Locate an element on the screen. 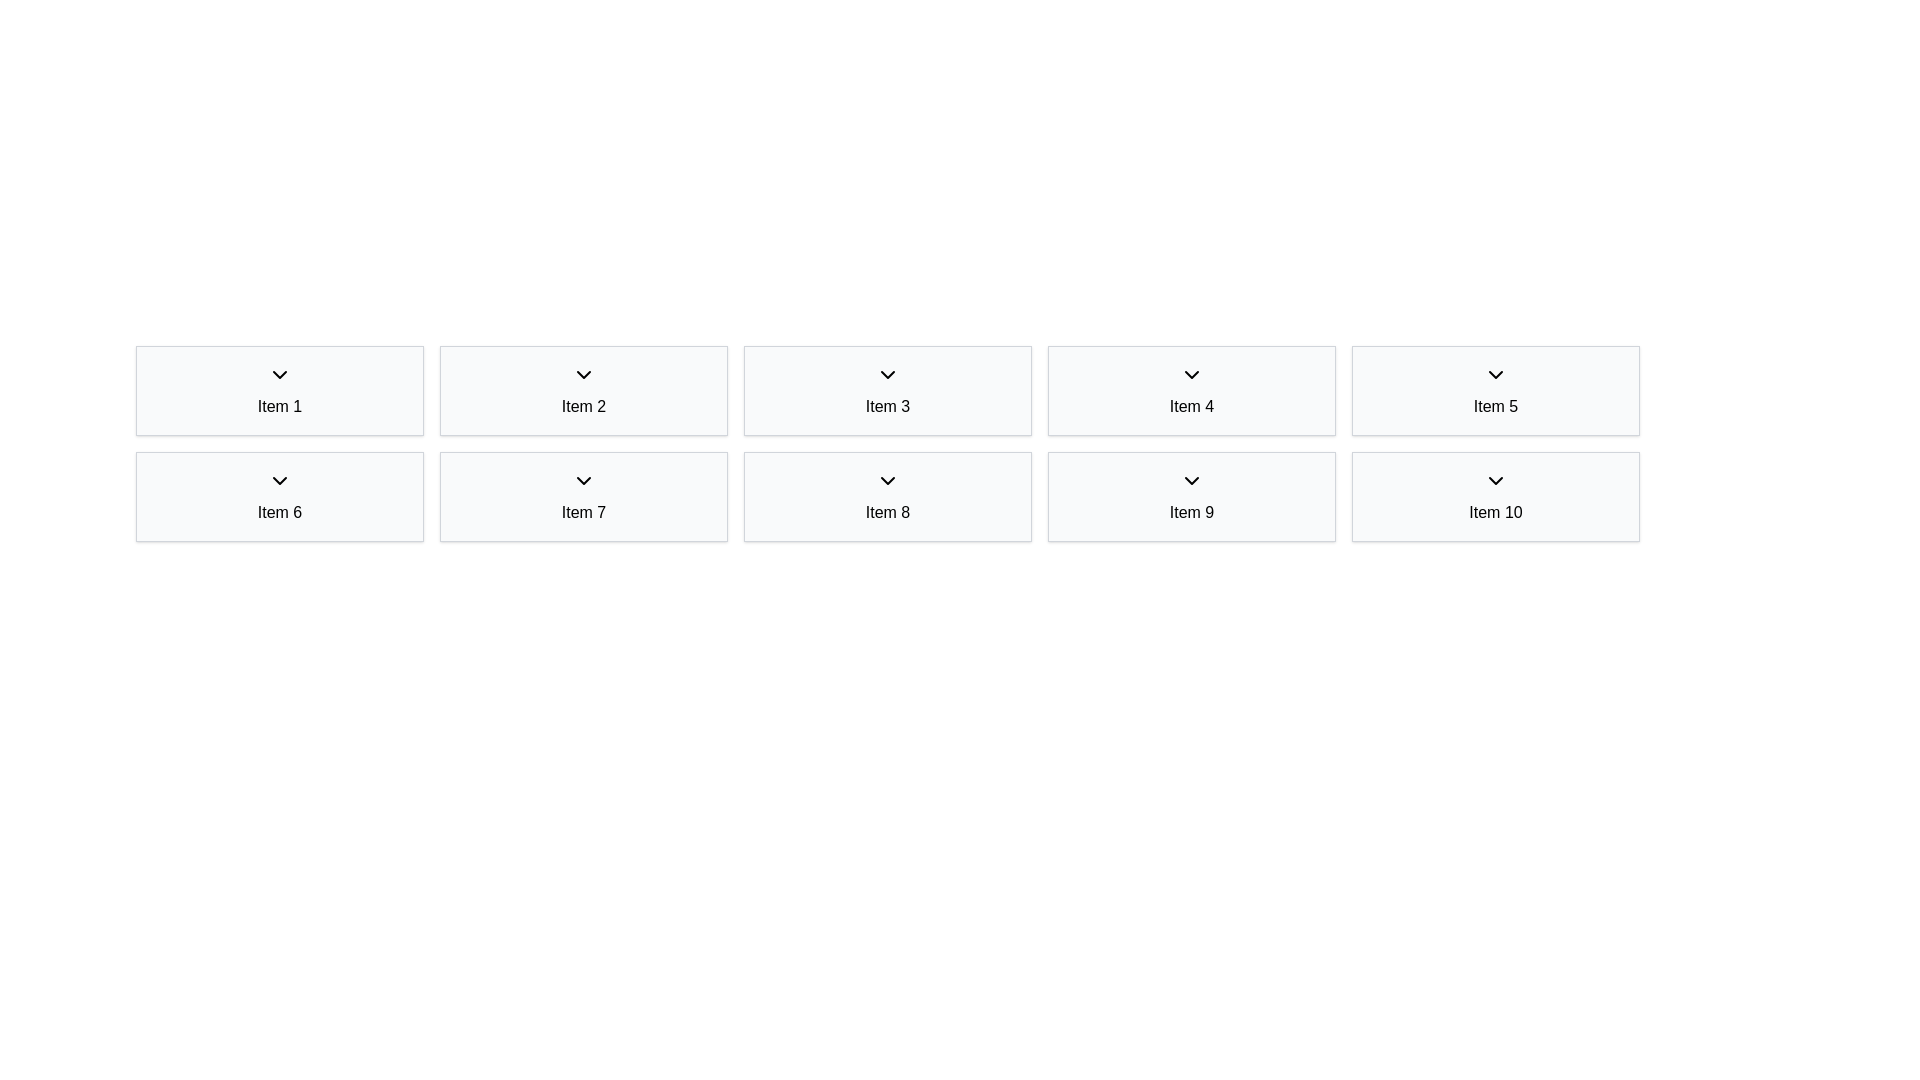 The image size is (1920, 1080). the downward-pointing chevron icon of the first item in the grid layout, which is positioned above the text 'Item 1' is located at coordinates (278, 374).